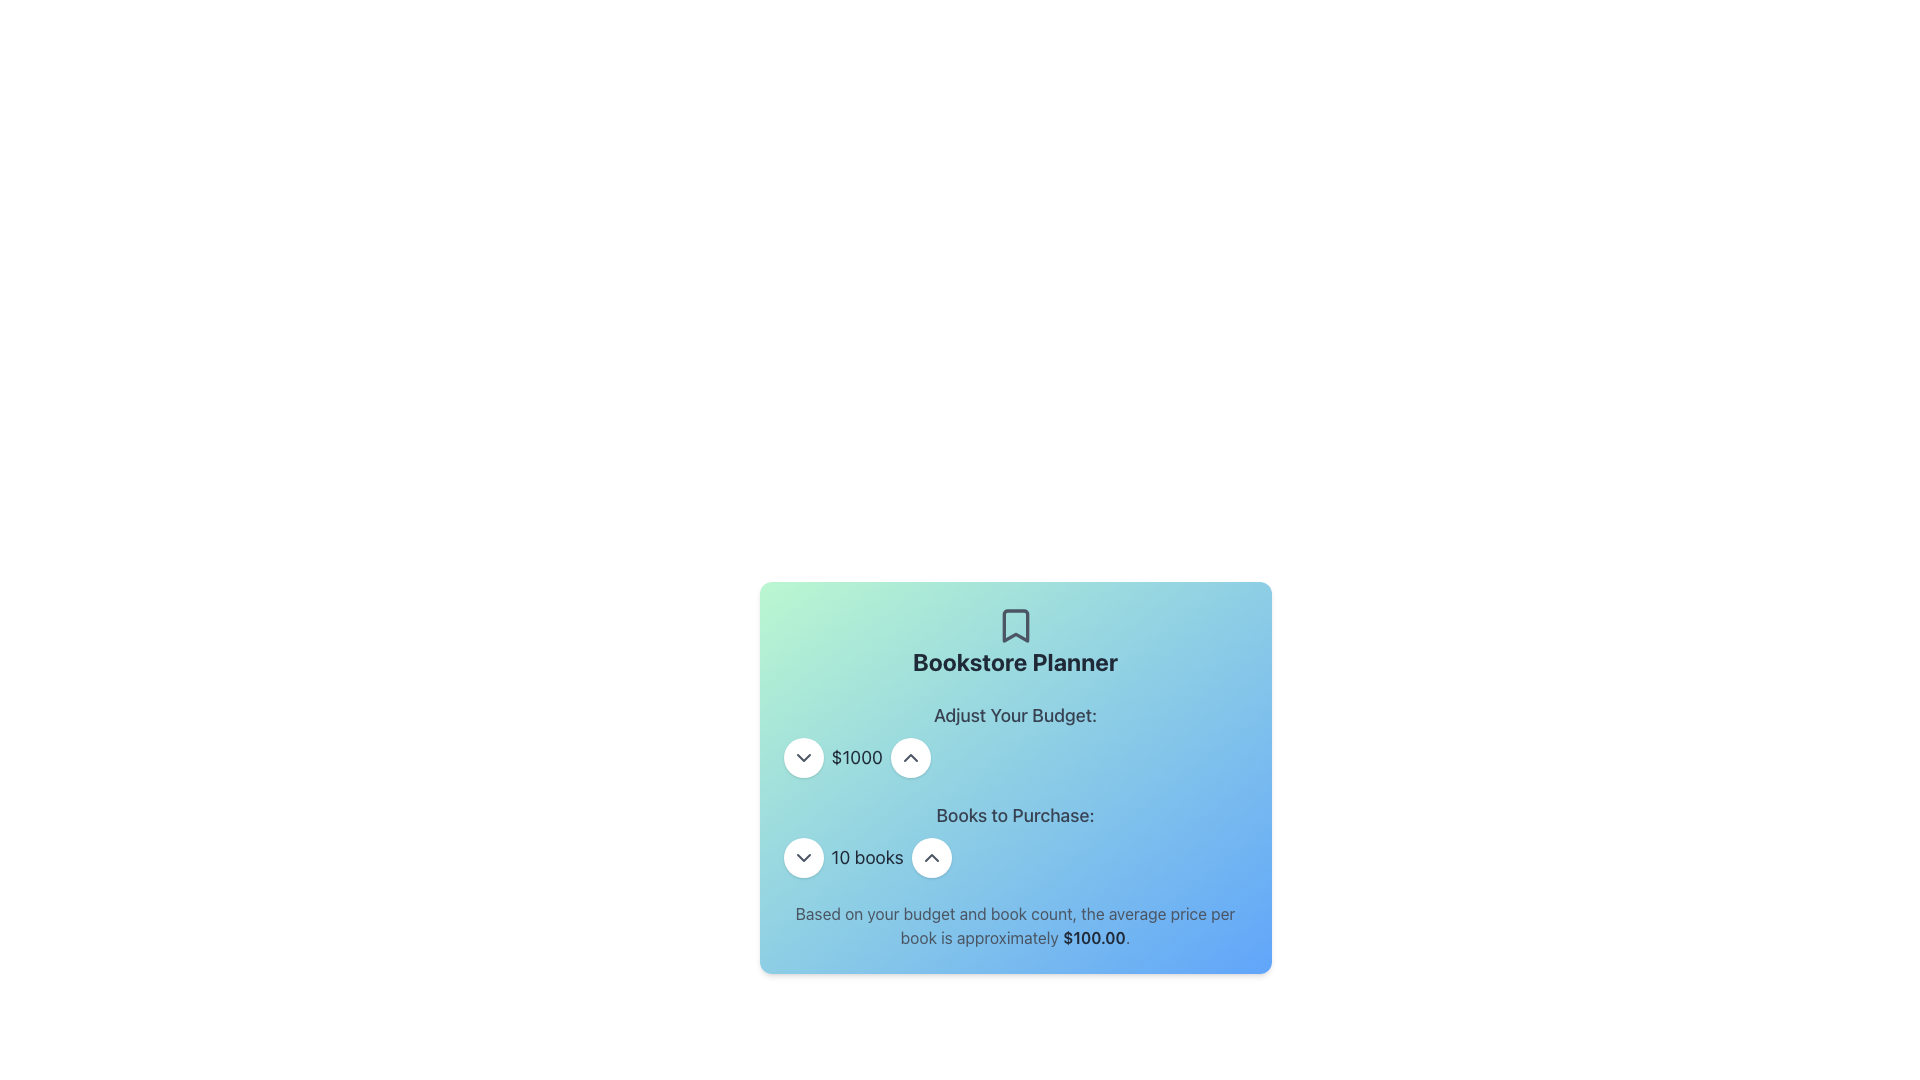 The height and width of the screenshot is (1080, 1920). What do you see at coordinates (909, 758) in the screenshot?
I see `the circular button with a white background and a black chevron icon pointing upwards to increase the budget` at bounding box center [909, 758].